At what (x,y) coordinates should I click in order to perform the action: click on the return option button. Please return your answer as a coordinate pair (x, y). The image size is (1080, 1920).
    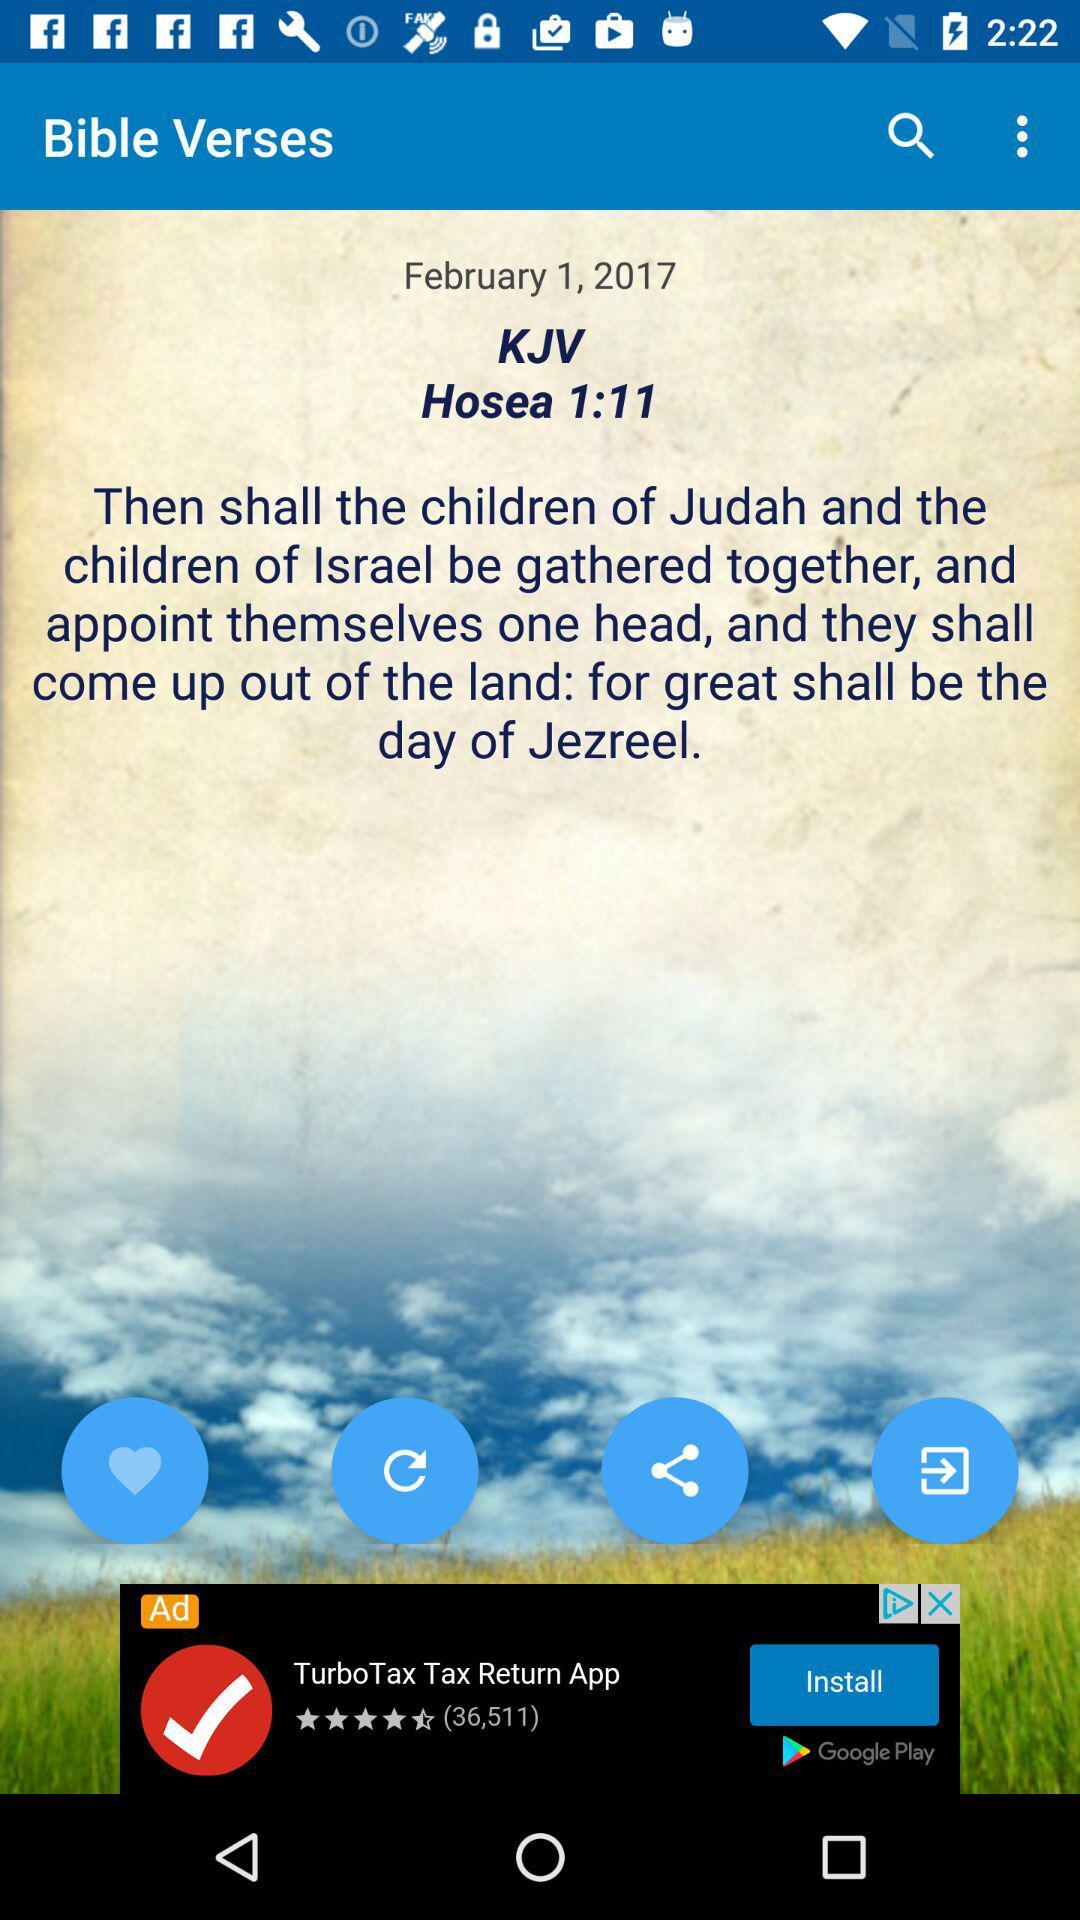
    Looking at the image, I should click on (405, 1470).